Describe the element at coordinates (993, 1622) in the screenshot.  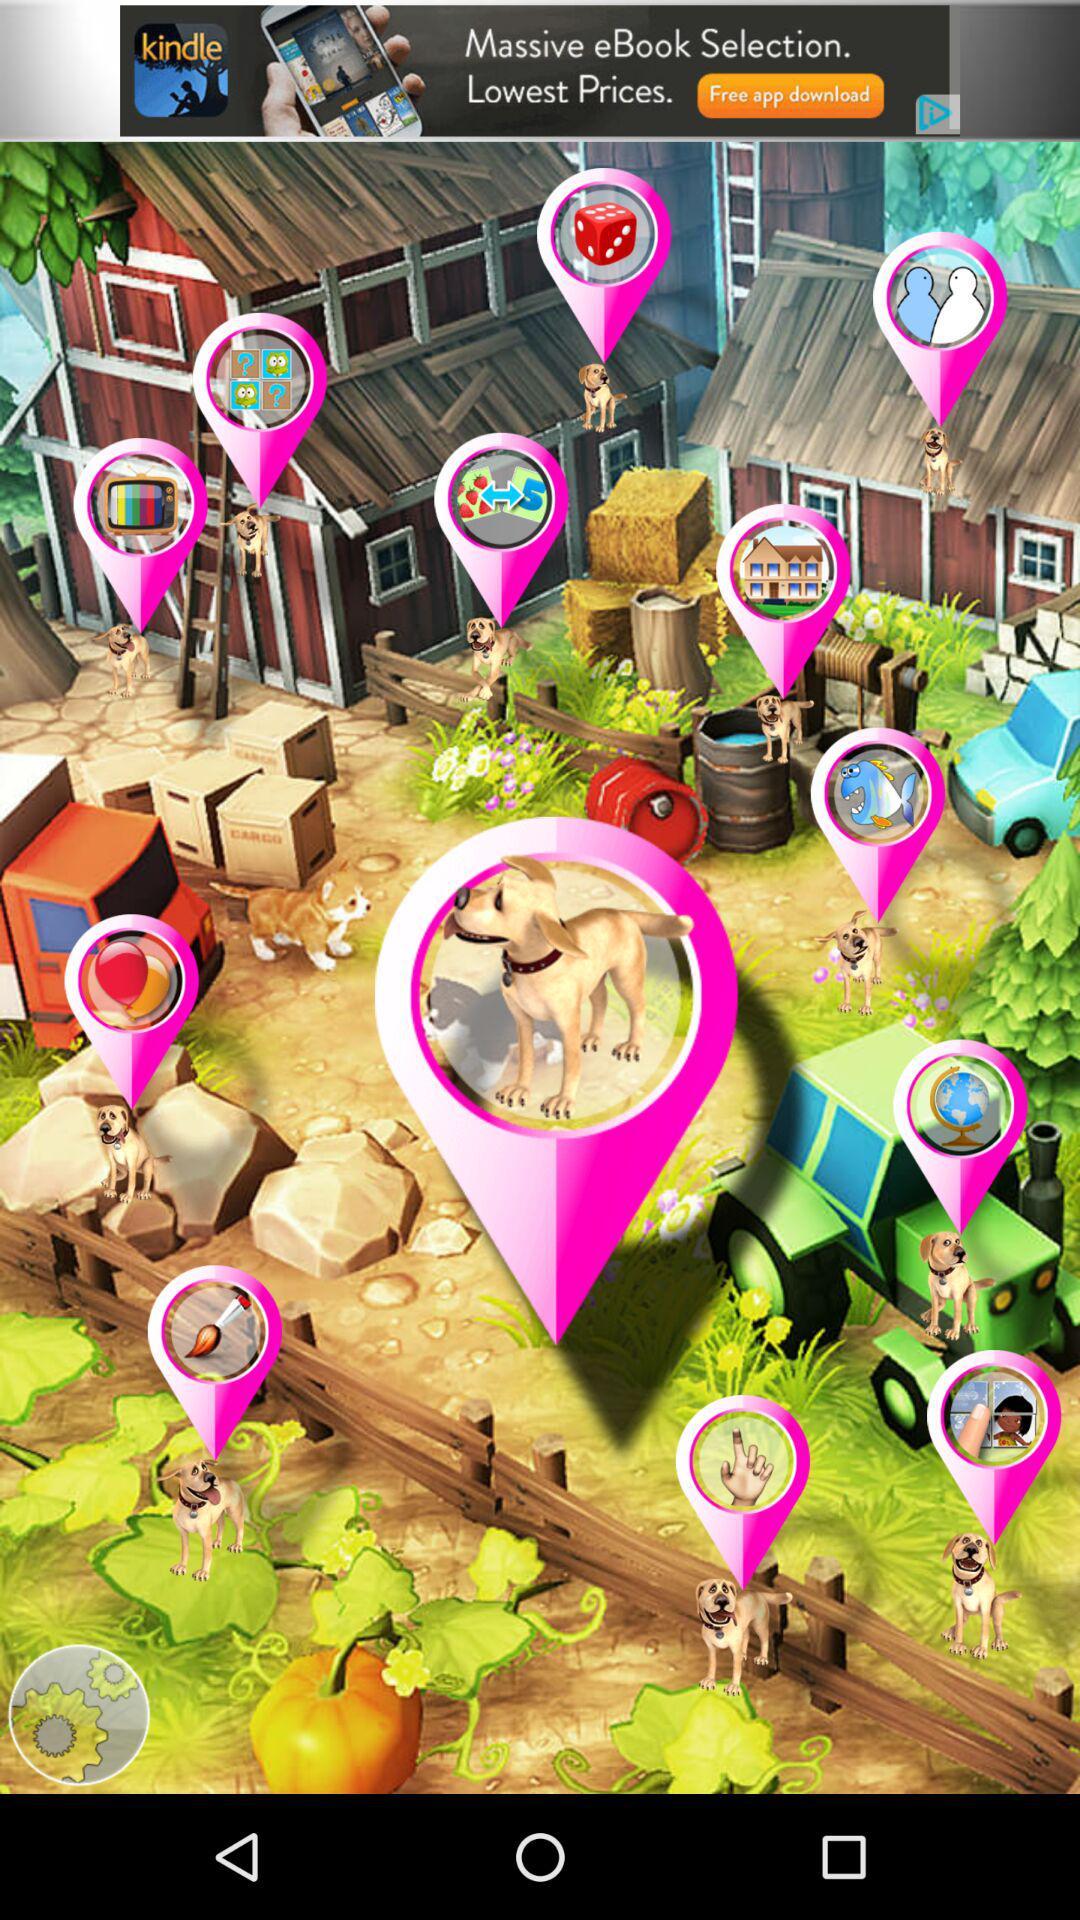
I see `the location icon` at that location.